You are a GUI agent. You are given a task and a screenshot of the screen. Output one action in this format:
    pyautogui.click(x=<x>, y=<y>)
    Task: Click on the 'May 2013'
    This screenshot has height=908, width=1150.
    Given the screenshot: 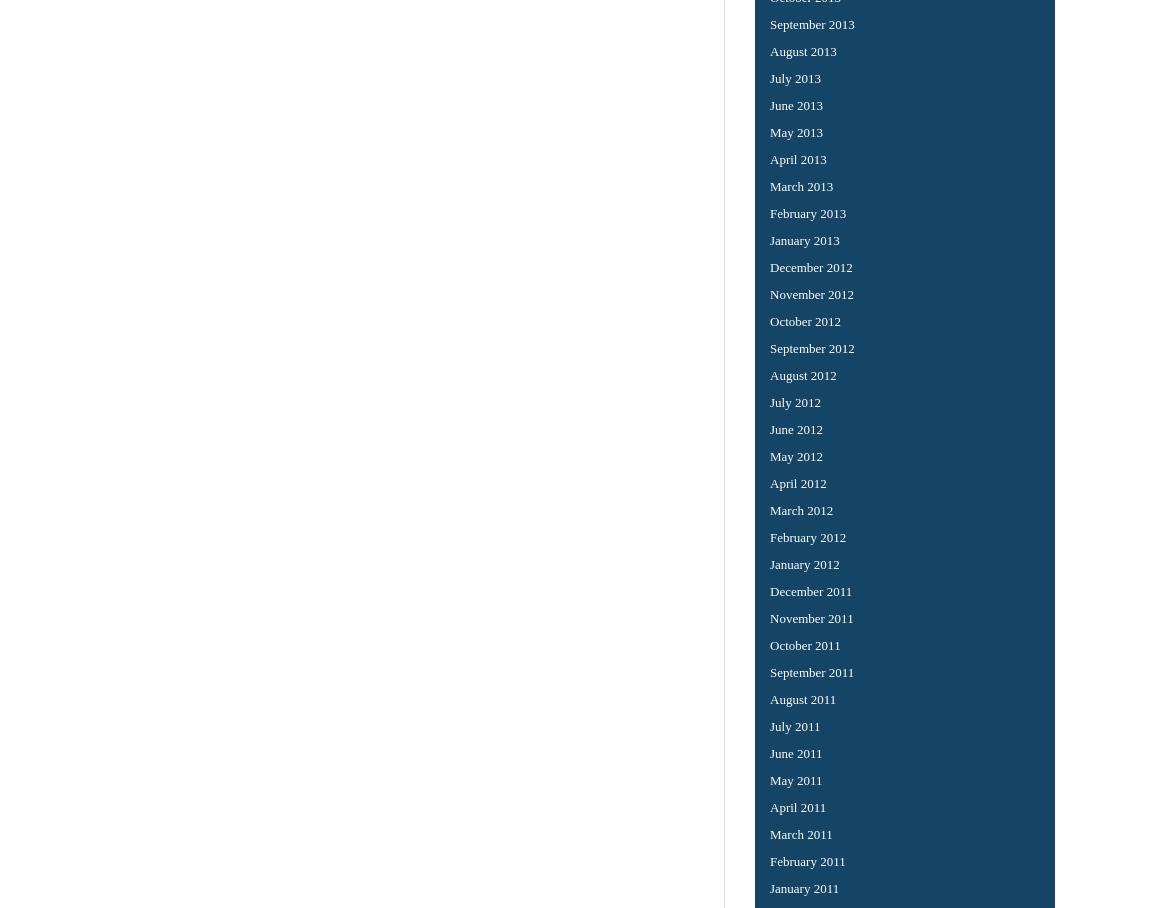 What is the action you would take?
    pyautogui.click(x=795, y=131)
    